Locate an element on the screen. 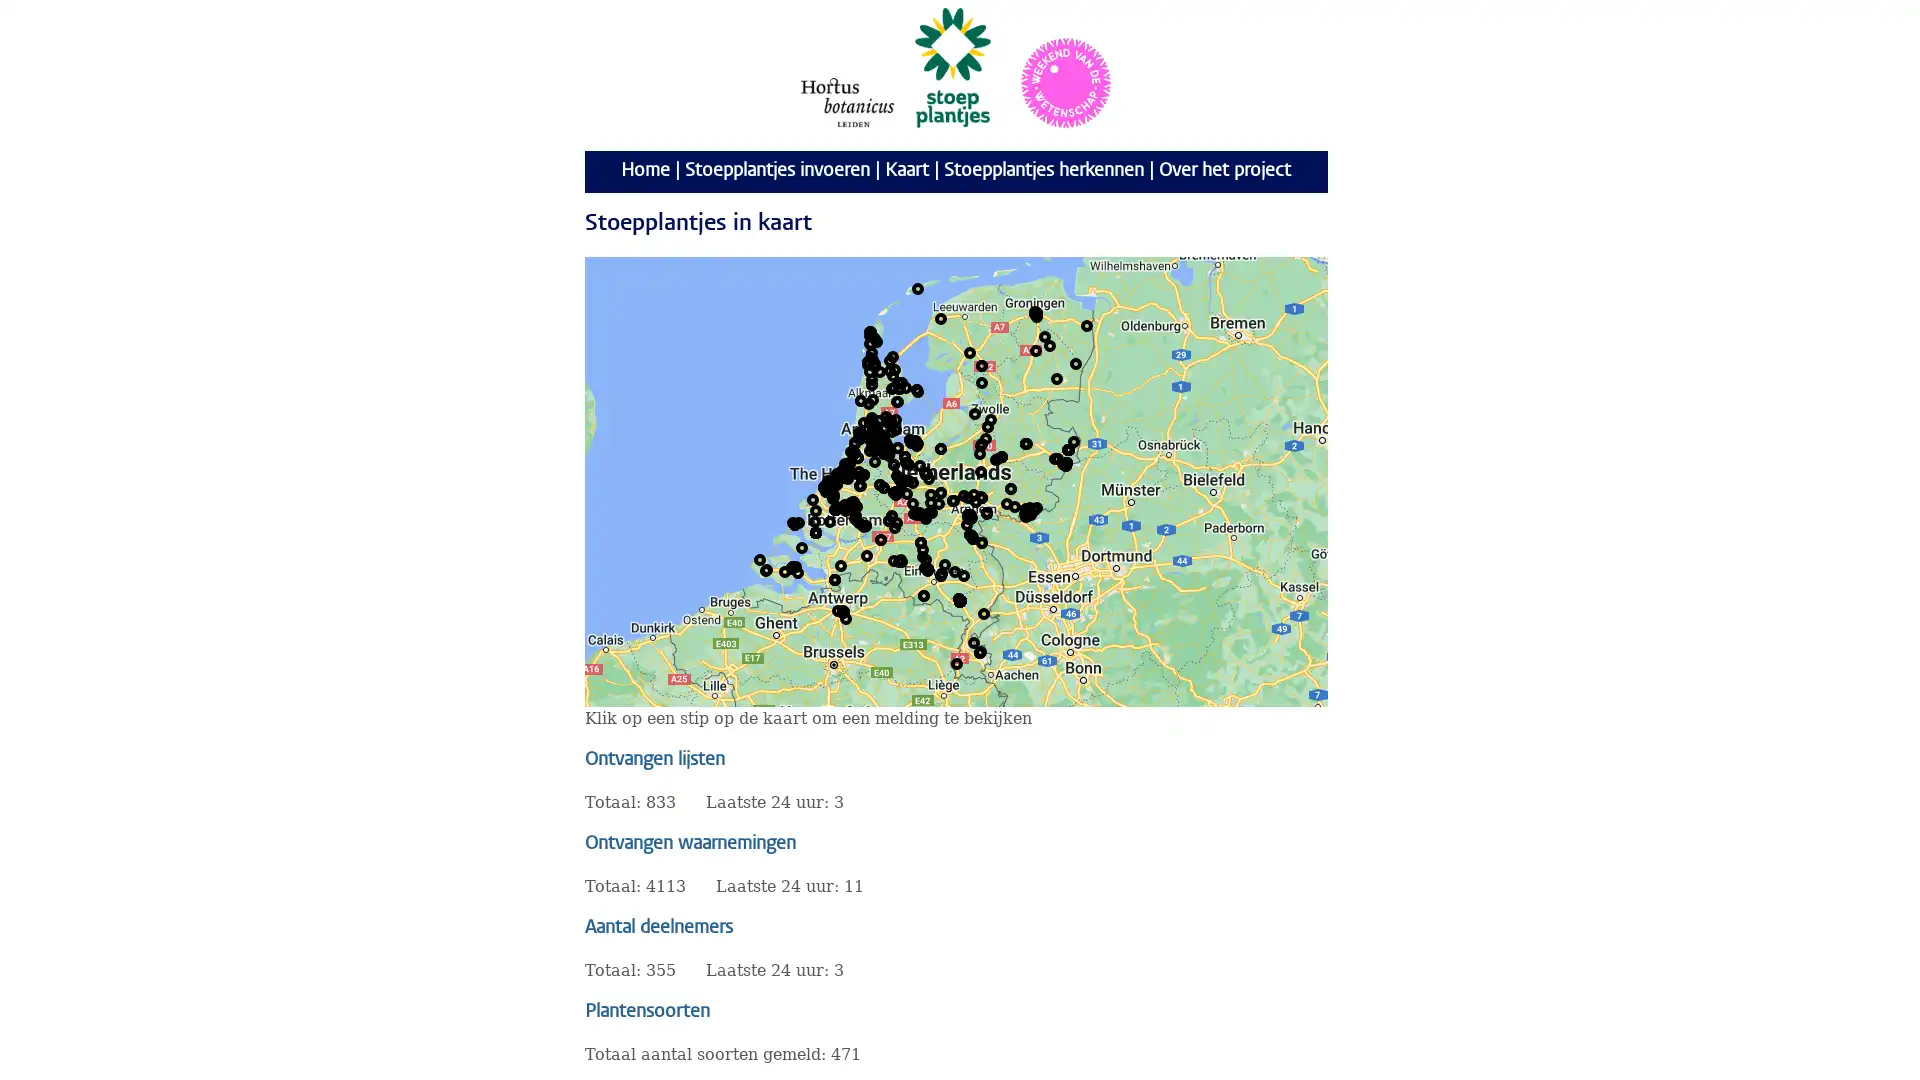 This screenshot has width=1920, height=1080. Telling van op 30 april 2022 is located at coordinates (1031, 512).